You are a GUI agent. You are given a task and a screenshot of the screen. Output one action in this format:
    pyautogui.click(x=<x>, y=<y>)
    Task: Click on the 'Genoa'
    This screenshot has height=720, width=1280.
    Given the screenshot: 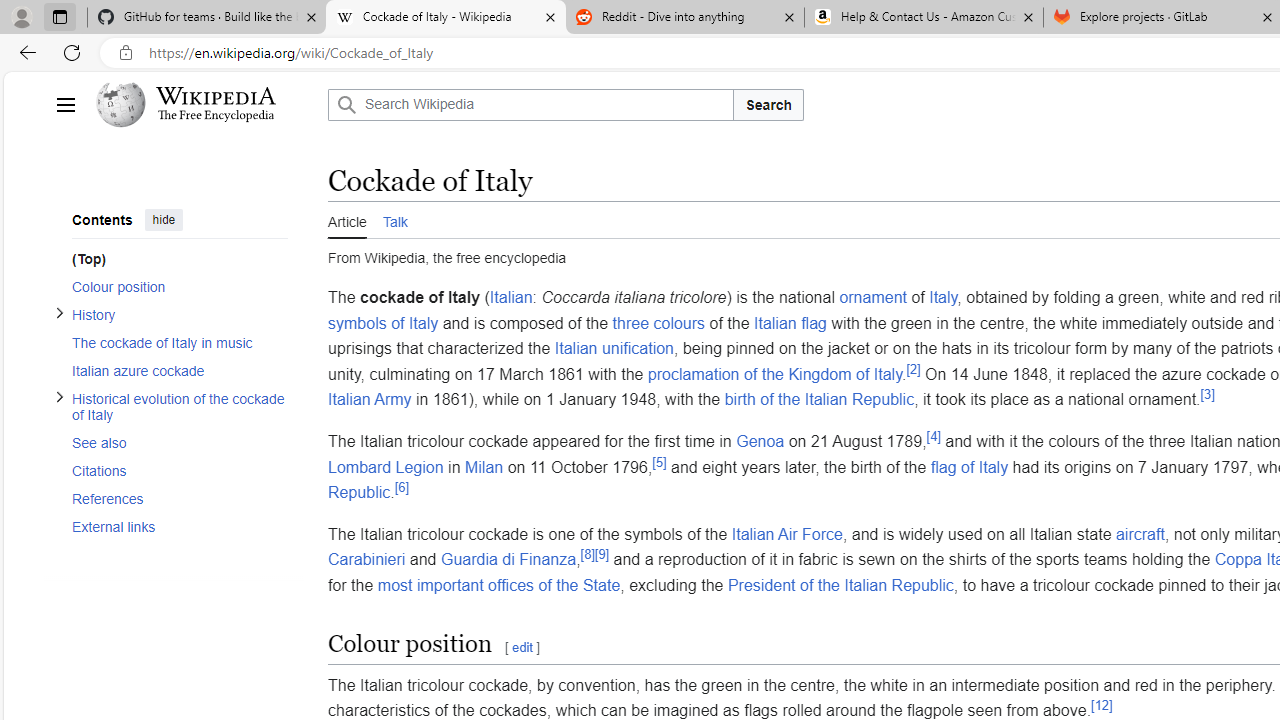 What is the action you would take?
    pyautogui.click(x=759, y=440)
    